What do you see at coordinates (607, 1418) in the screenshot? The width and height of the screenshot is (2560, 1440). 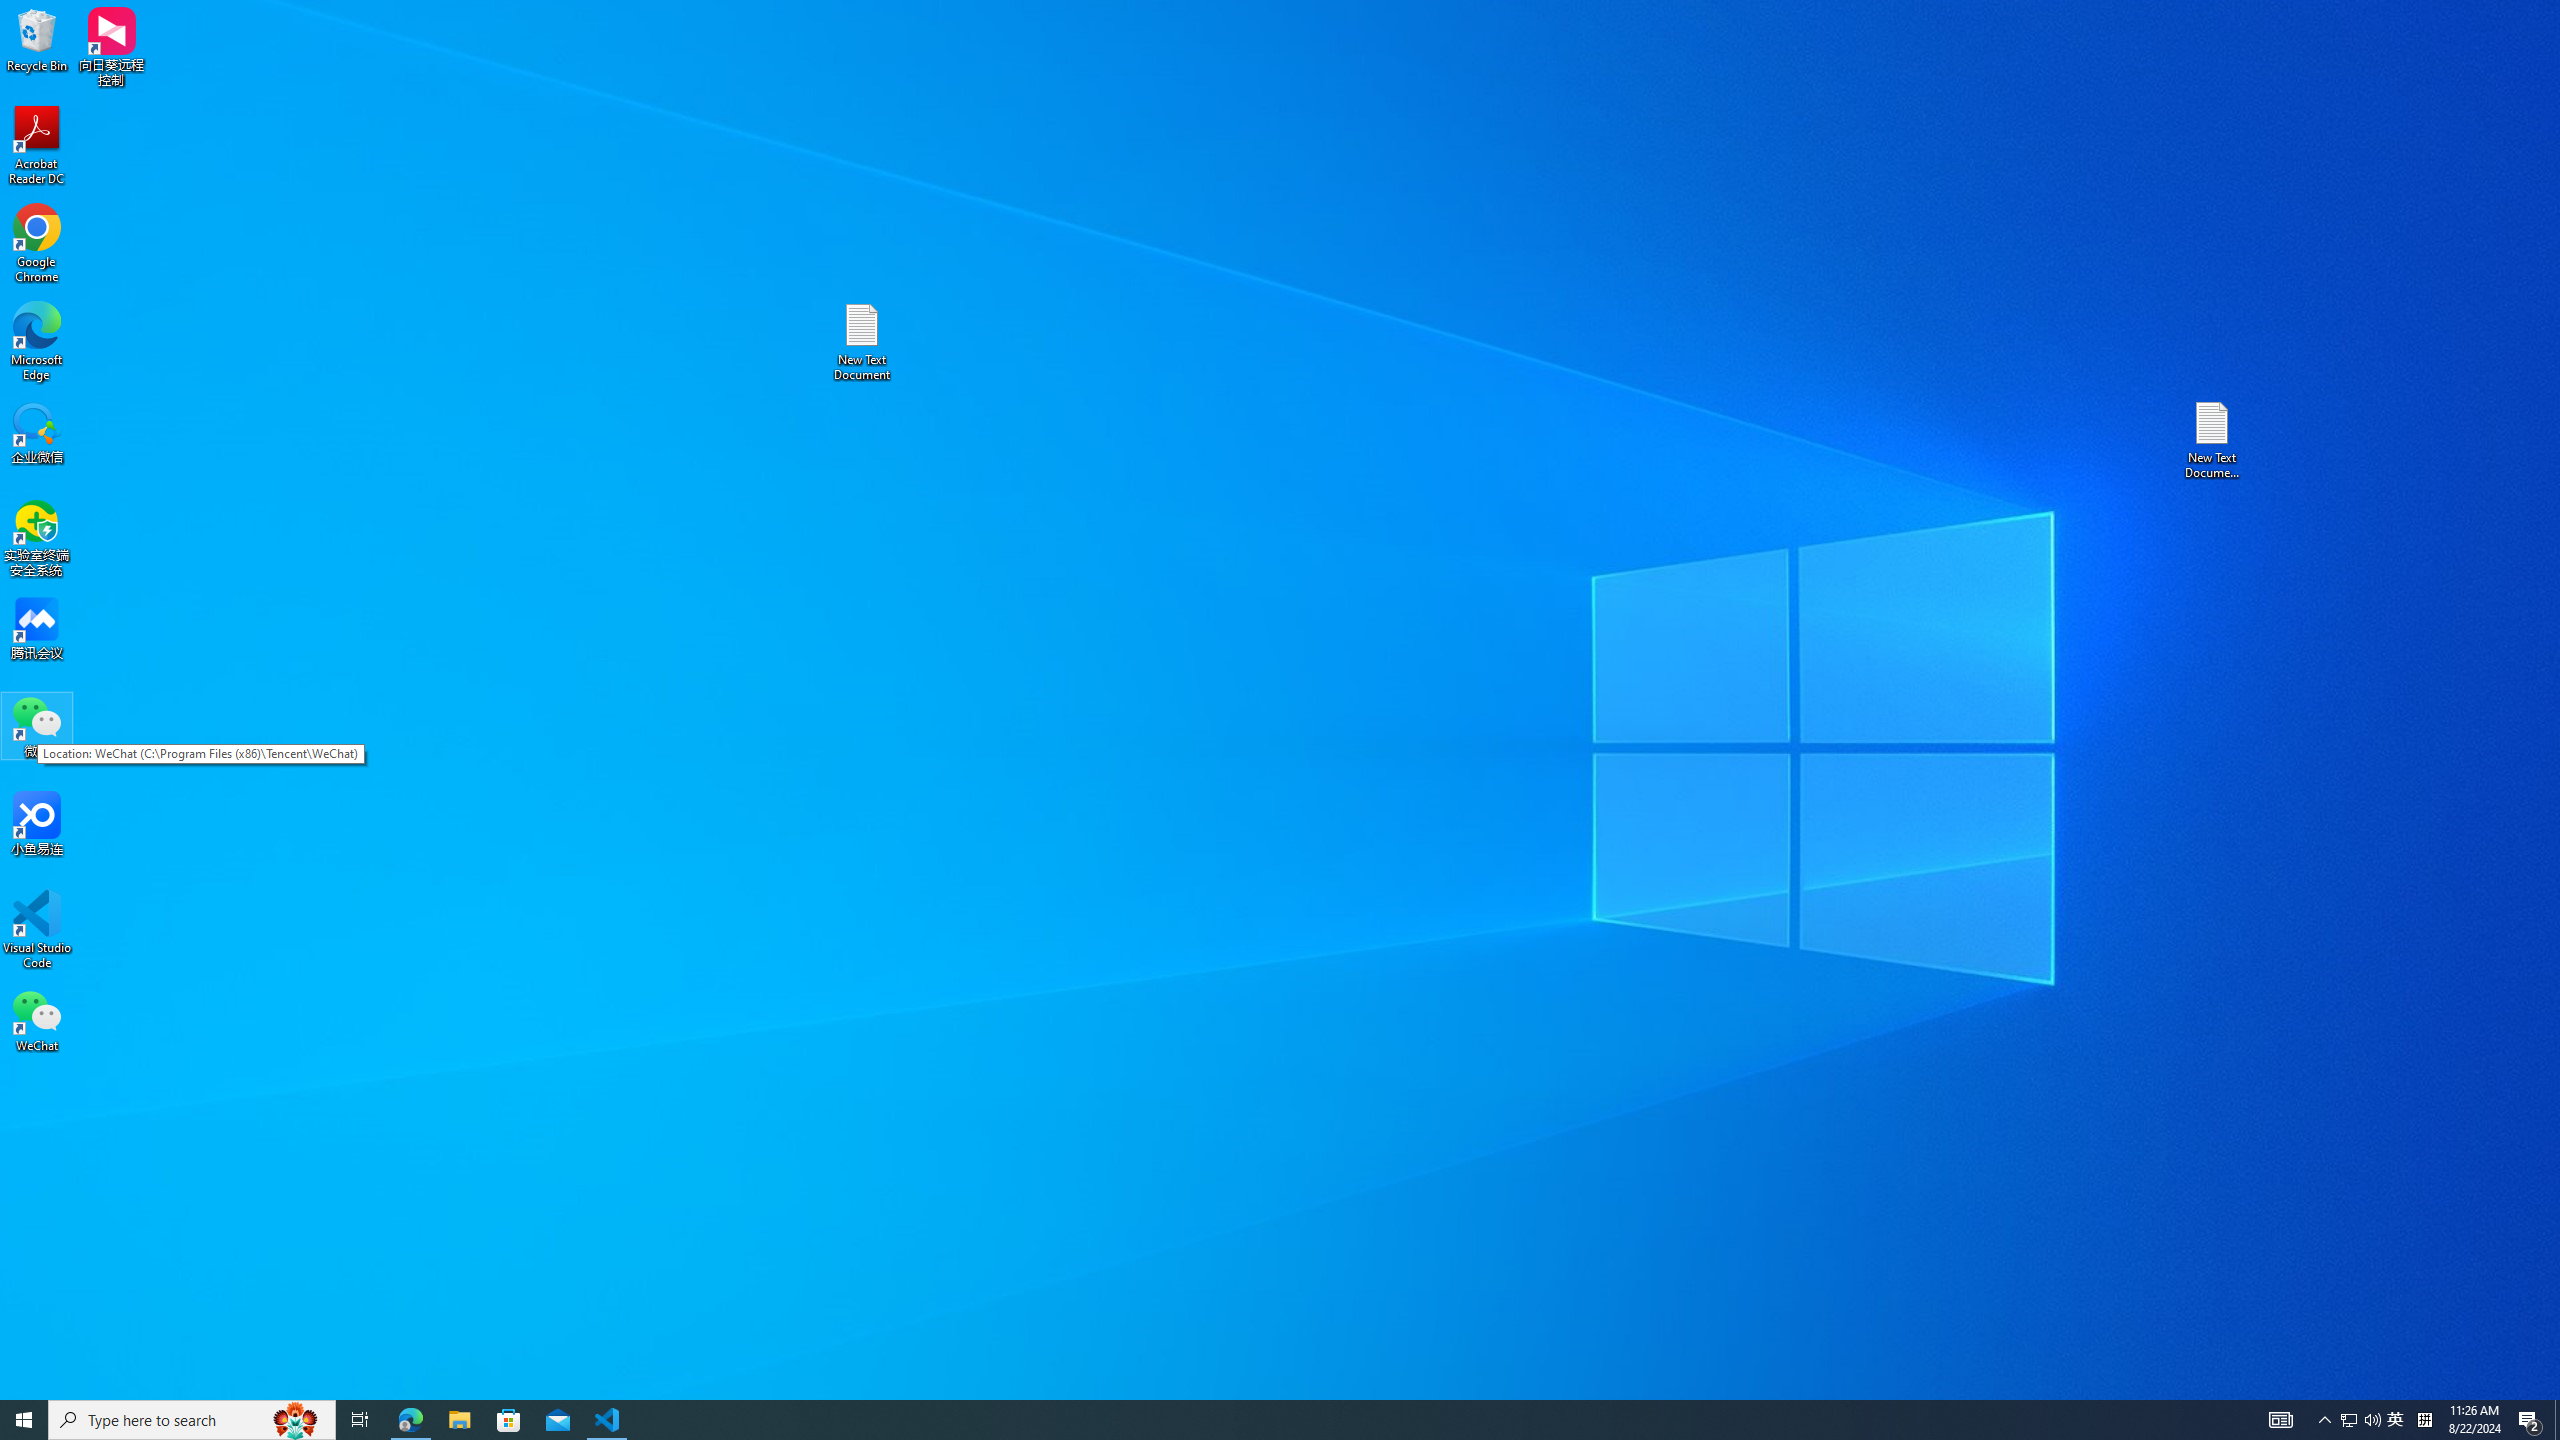 I see `'Visual Studio Code - 1 running window'` at bounding box center [607, 1418].